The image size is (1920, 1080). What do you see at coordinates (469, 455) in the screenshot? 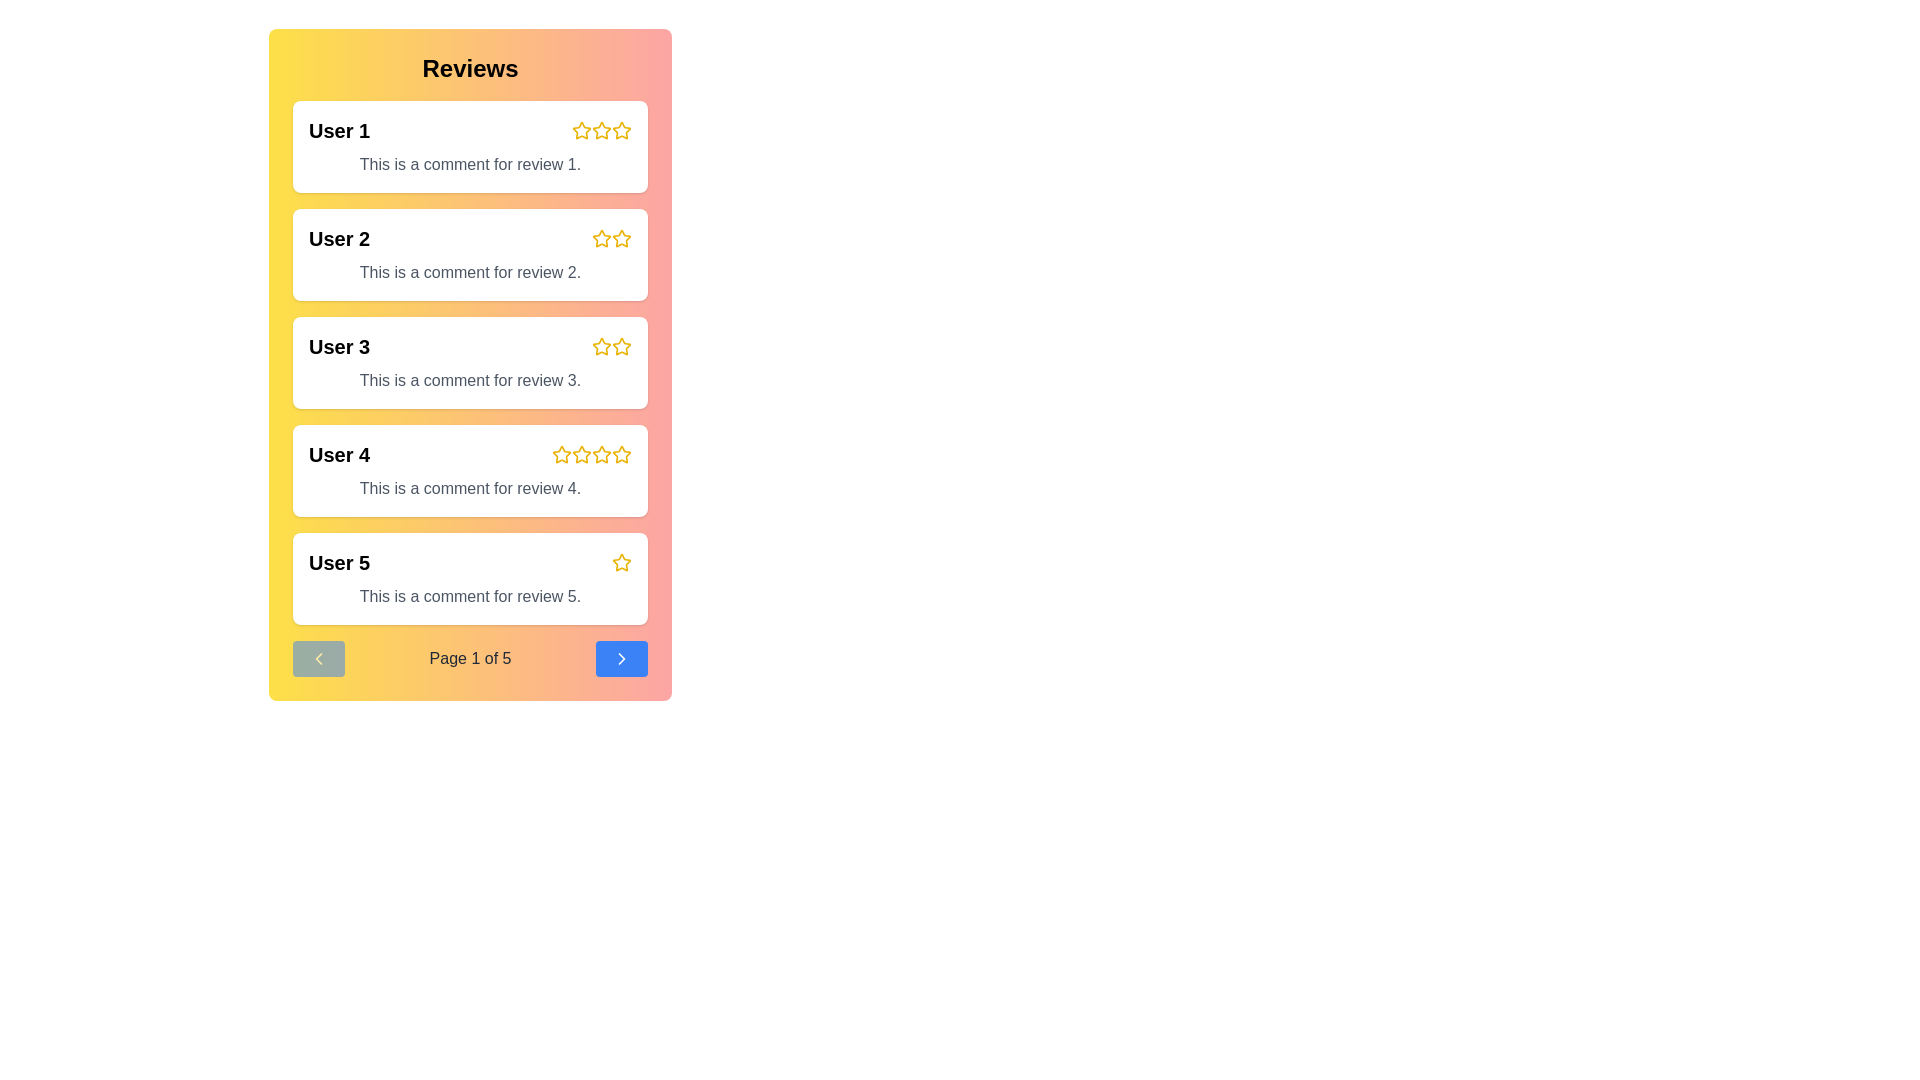
I see `the username 'User 4' in the fourth review item` at bounding box center [469, 455].